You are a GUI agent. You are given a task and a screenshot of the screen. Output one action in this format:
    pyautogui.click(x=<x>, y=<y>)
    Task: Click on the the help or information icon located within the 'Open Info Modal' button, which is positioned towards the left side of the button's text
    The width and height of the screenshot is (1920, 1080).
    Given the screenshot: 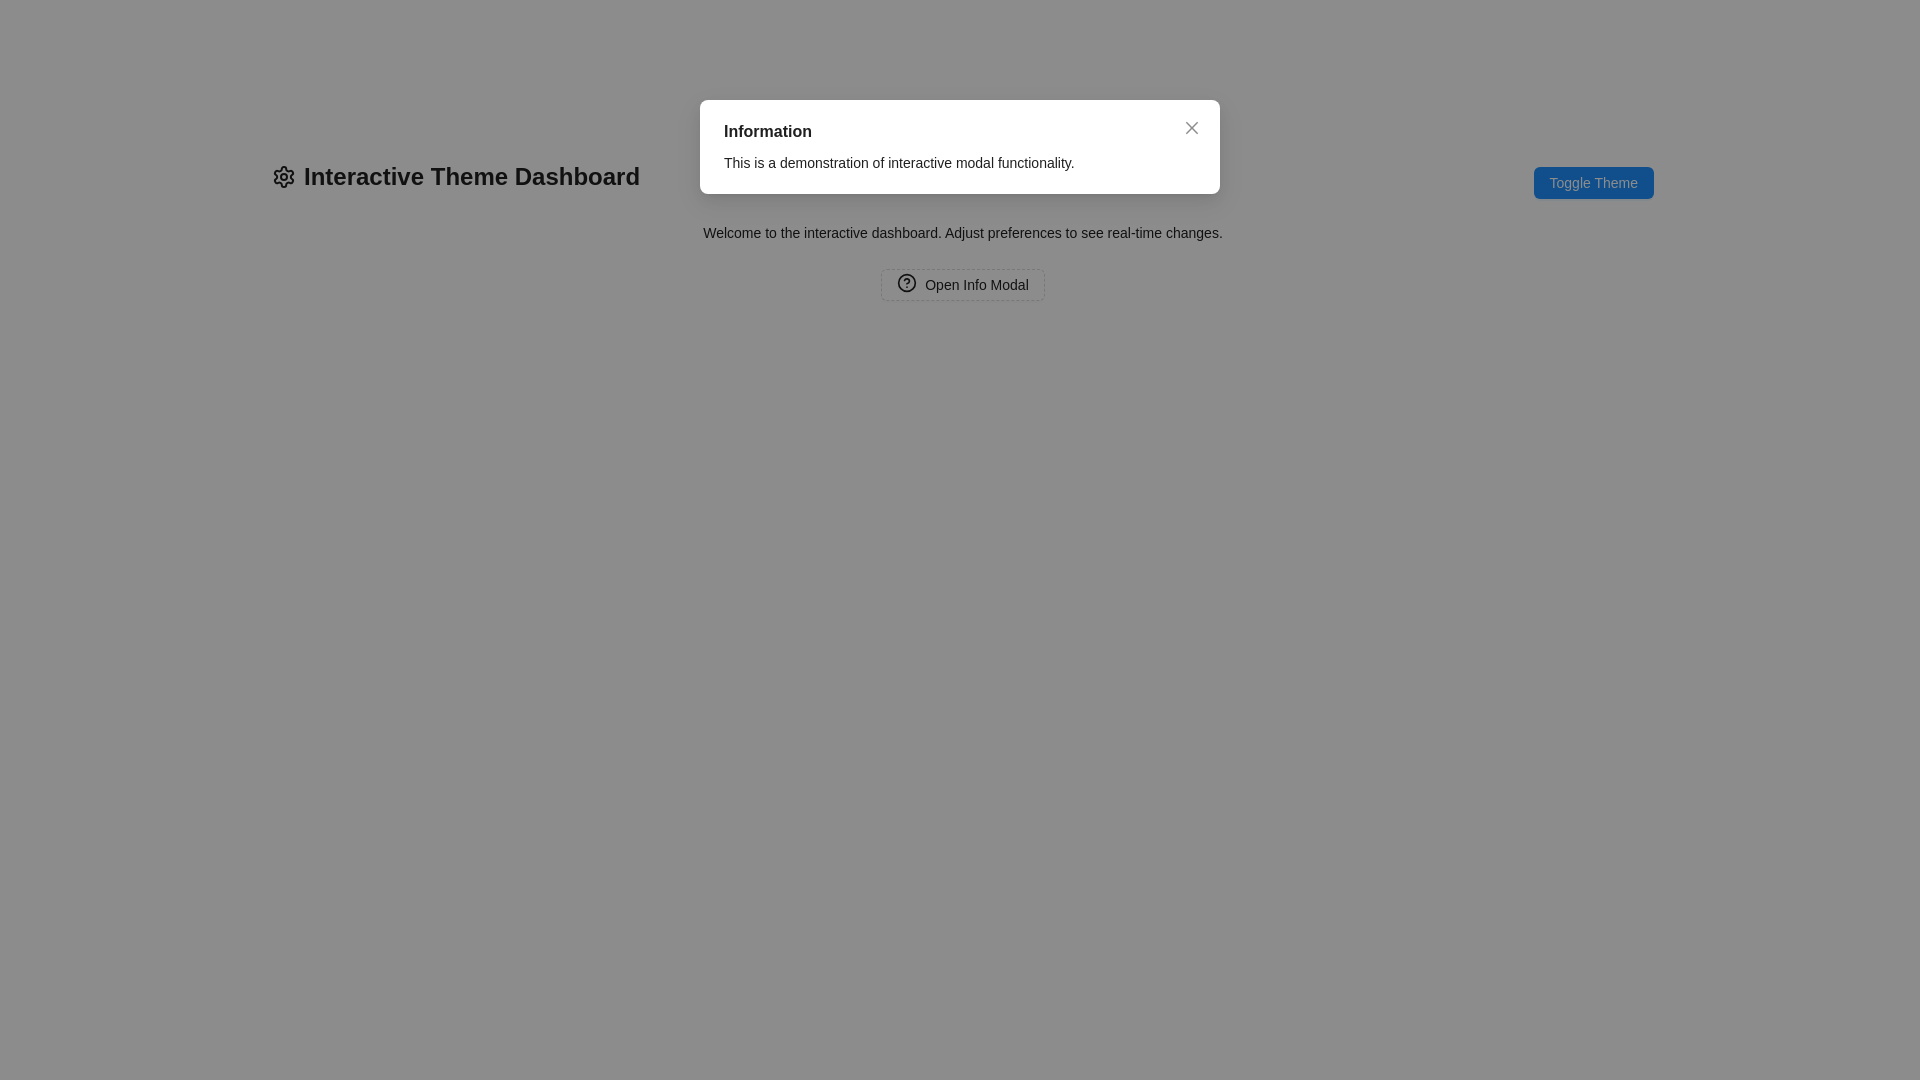 What is the action you would take?
    pyautogui.click(x=906, y=285)
    